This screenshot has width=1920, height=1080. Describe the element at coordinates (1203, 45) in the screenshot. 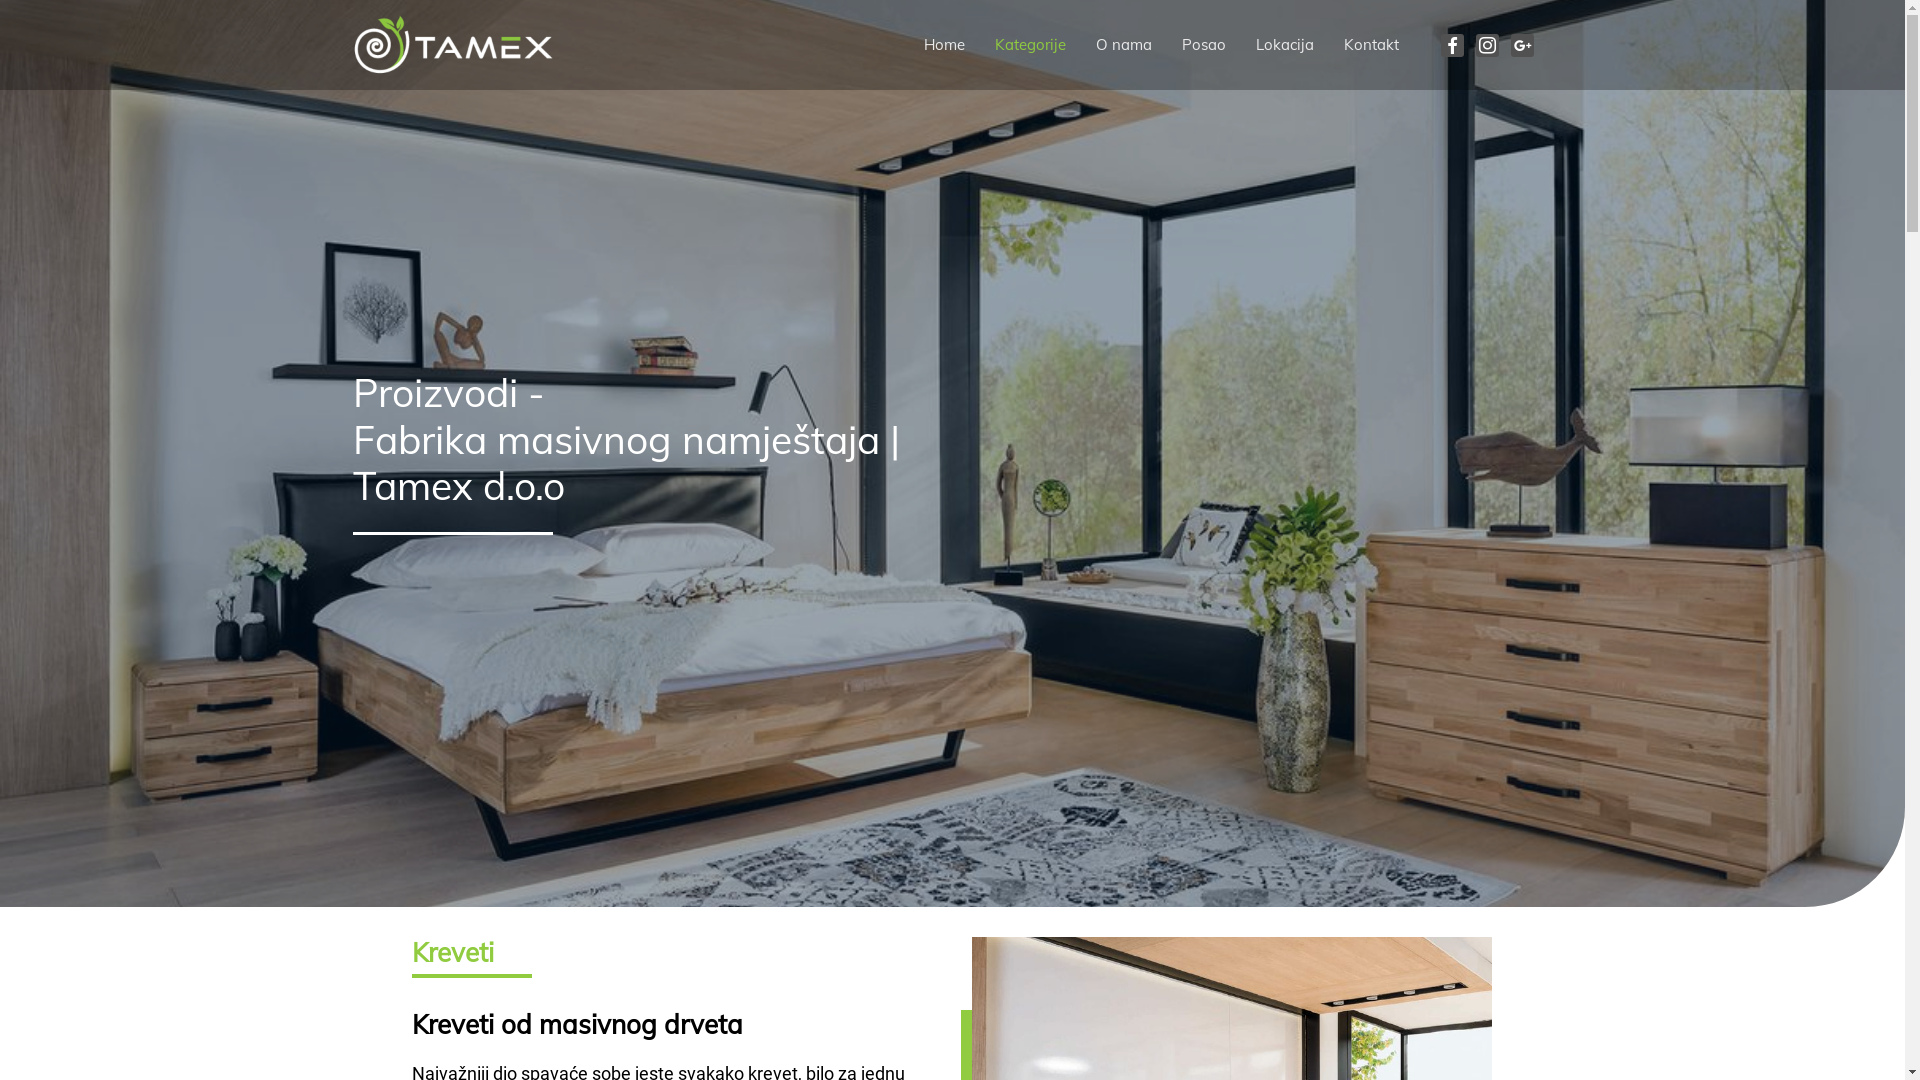

I see `'Posao'` at that location.